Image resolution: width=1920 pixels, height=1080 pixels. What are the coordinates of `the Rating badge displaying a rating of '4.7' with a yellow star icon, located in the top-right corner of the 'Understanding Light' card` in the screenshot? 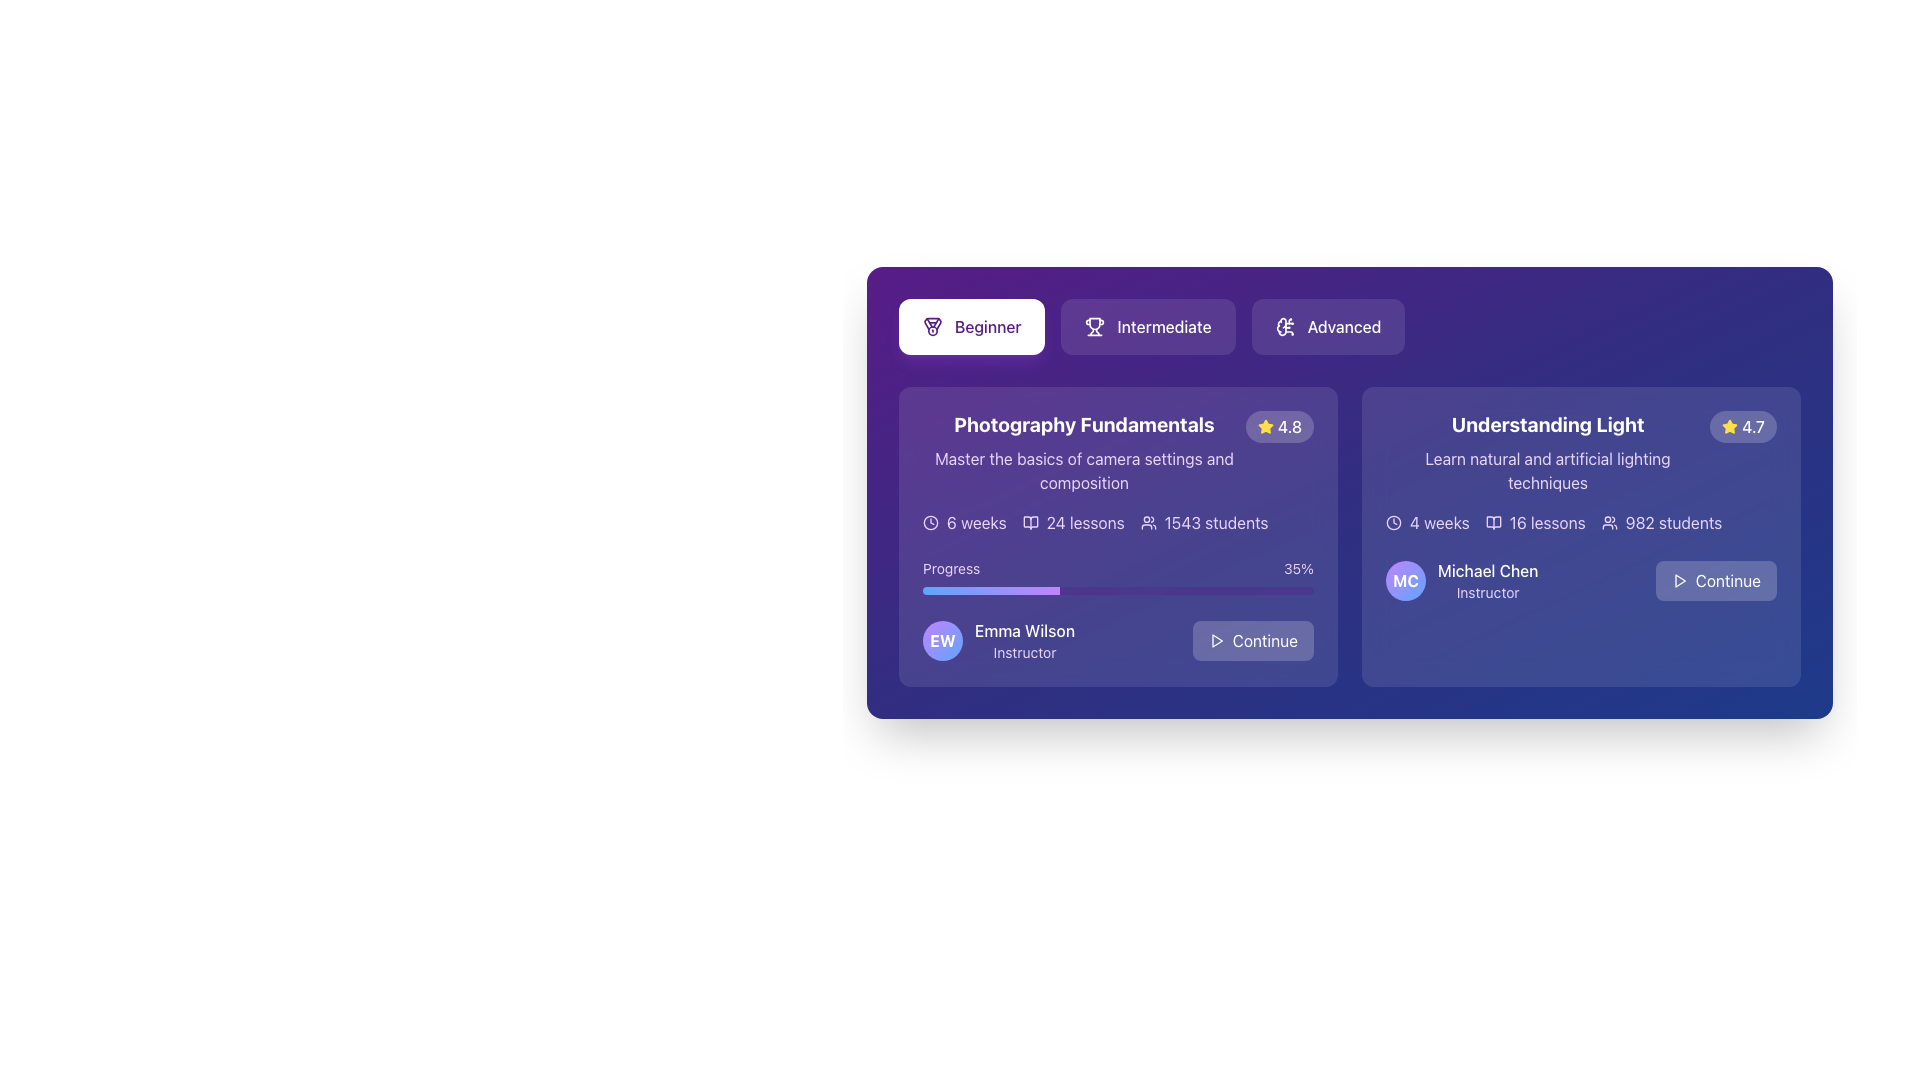 It's located at (1742, 426).